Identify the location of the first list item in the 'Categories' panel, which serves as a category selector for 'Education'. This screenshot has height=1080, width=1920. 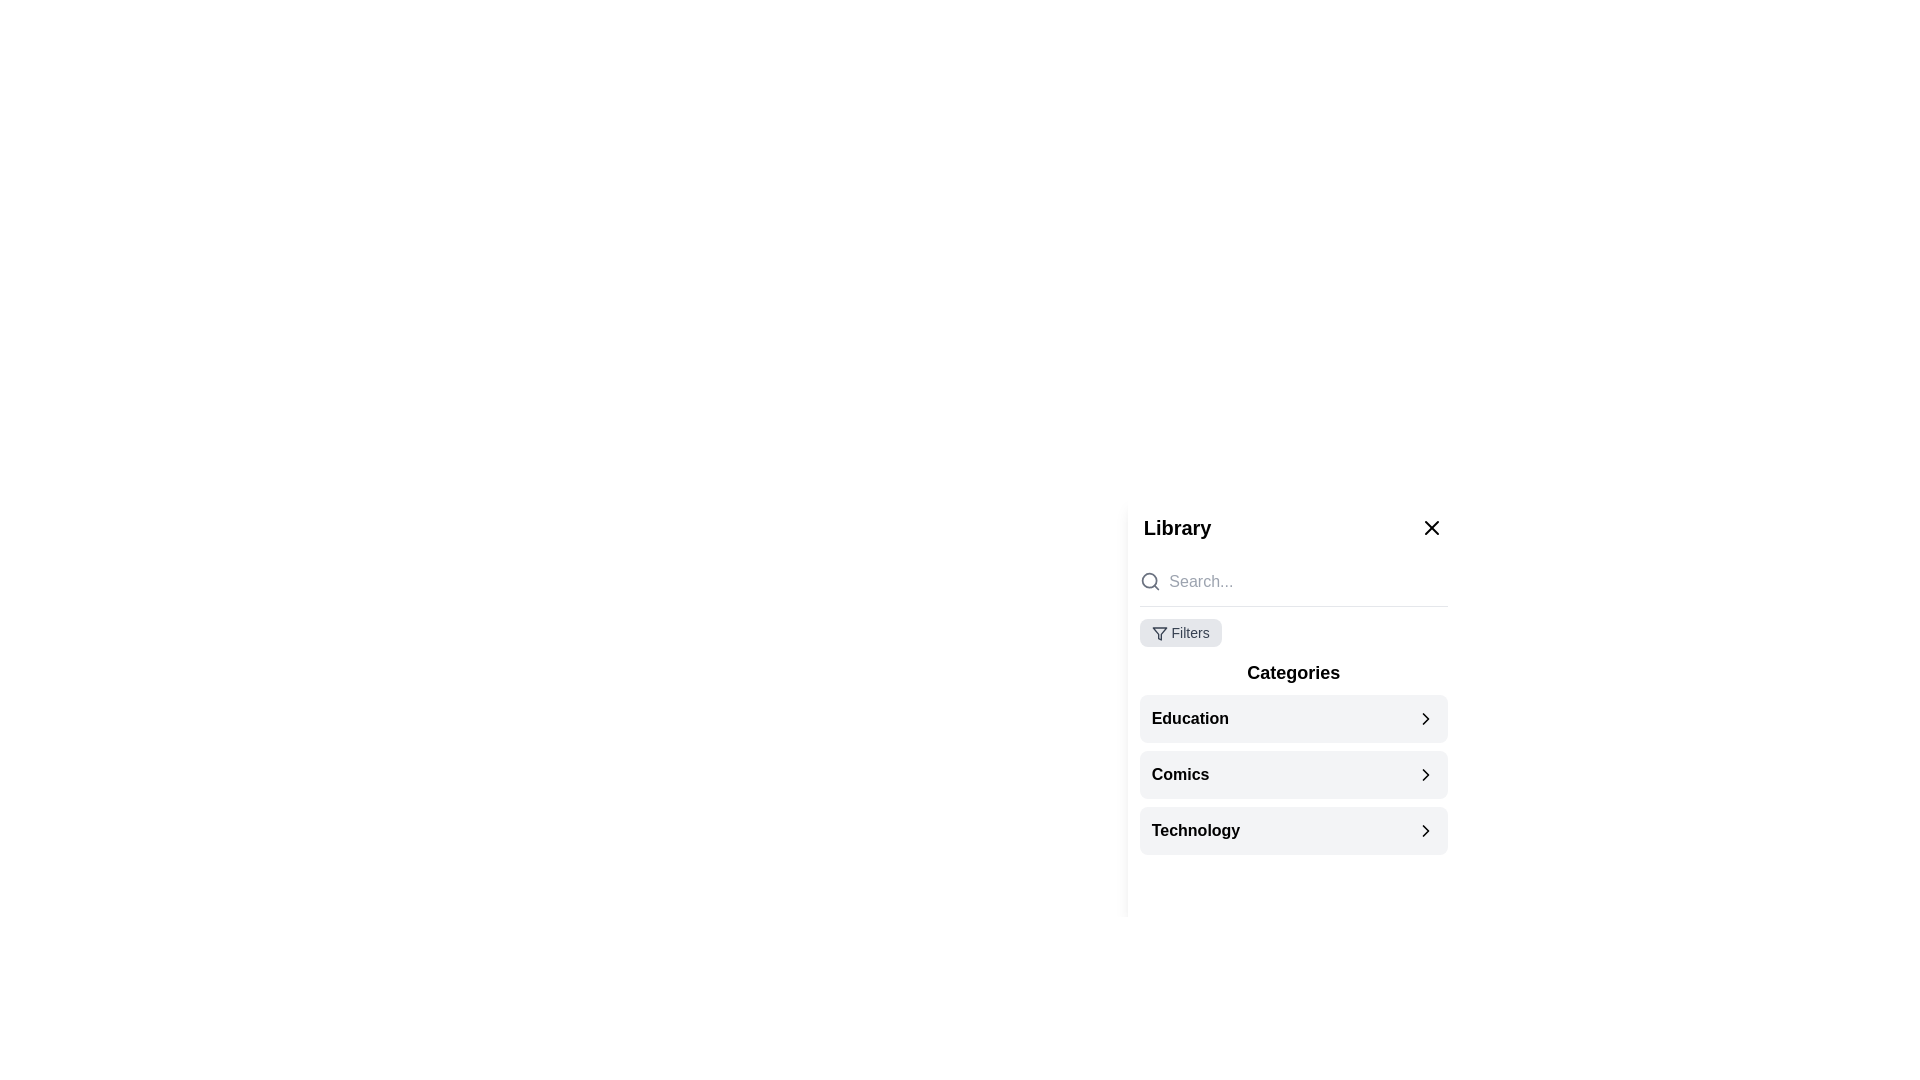
(1293, 706).